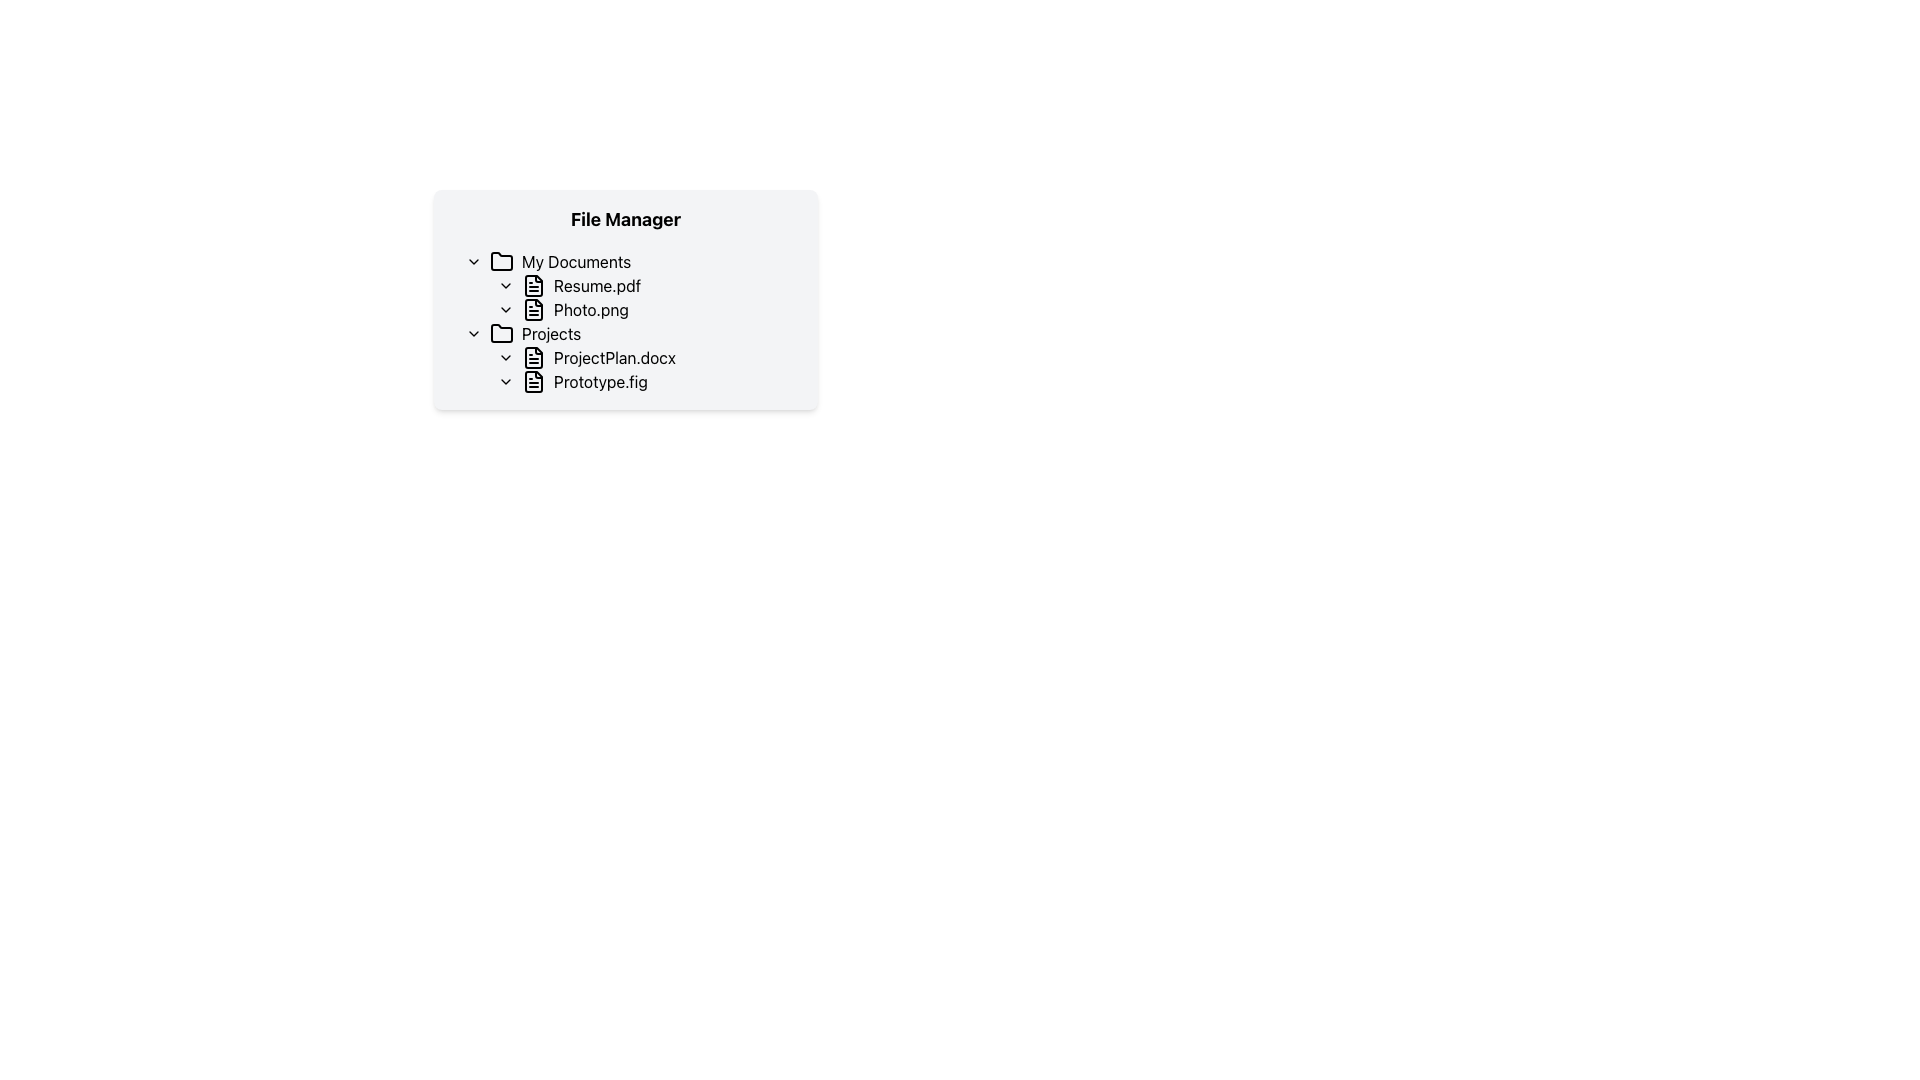 The width and height of the screenshot is (1920, 1080). I want to click on the small triangular chevron icon pointing downwards, located to the left of the 'Resume.pdf' text in the 'File Manager' panel, so click(505, 285).